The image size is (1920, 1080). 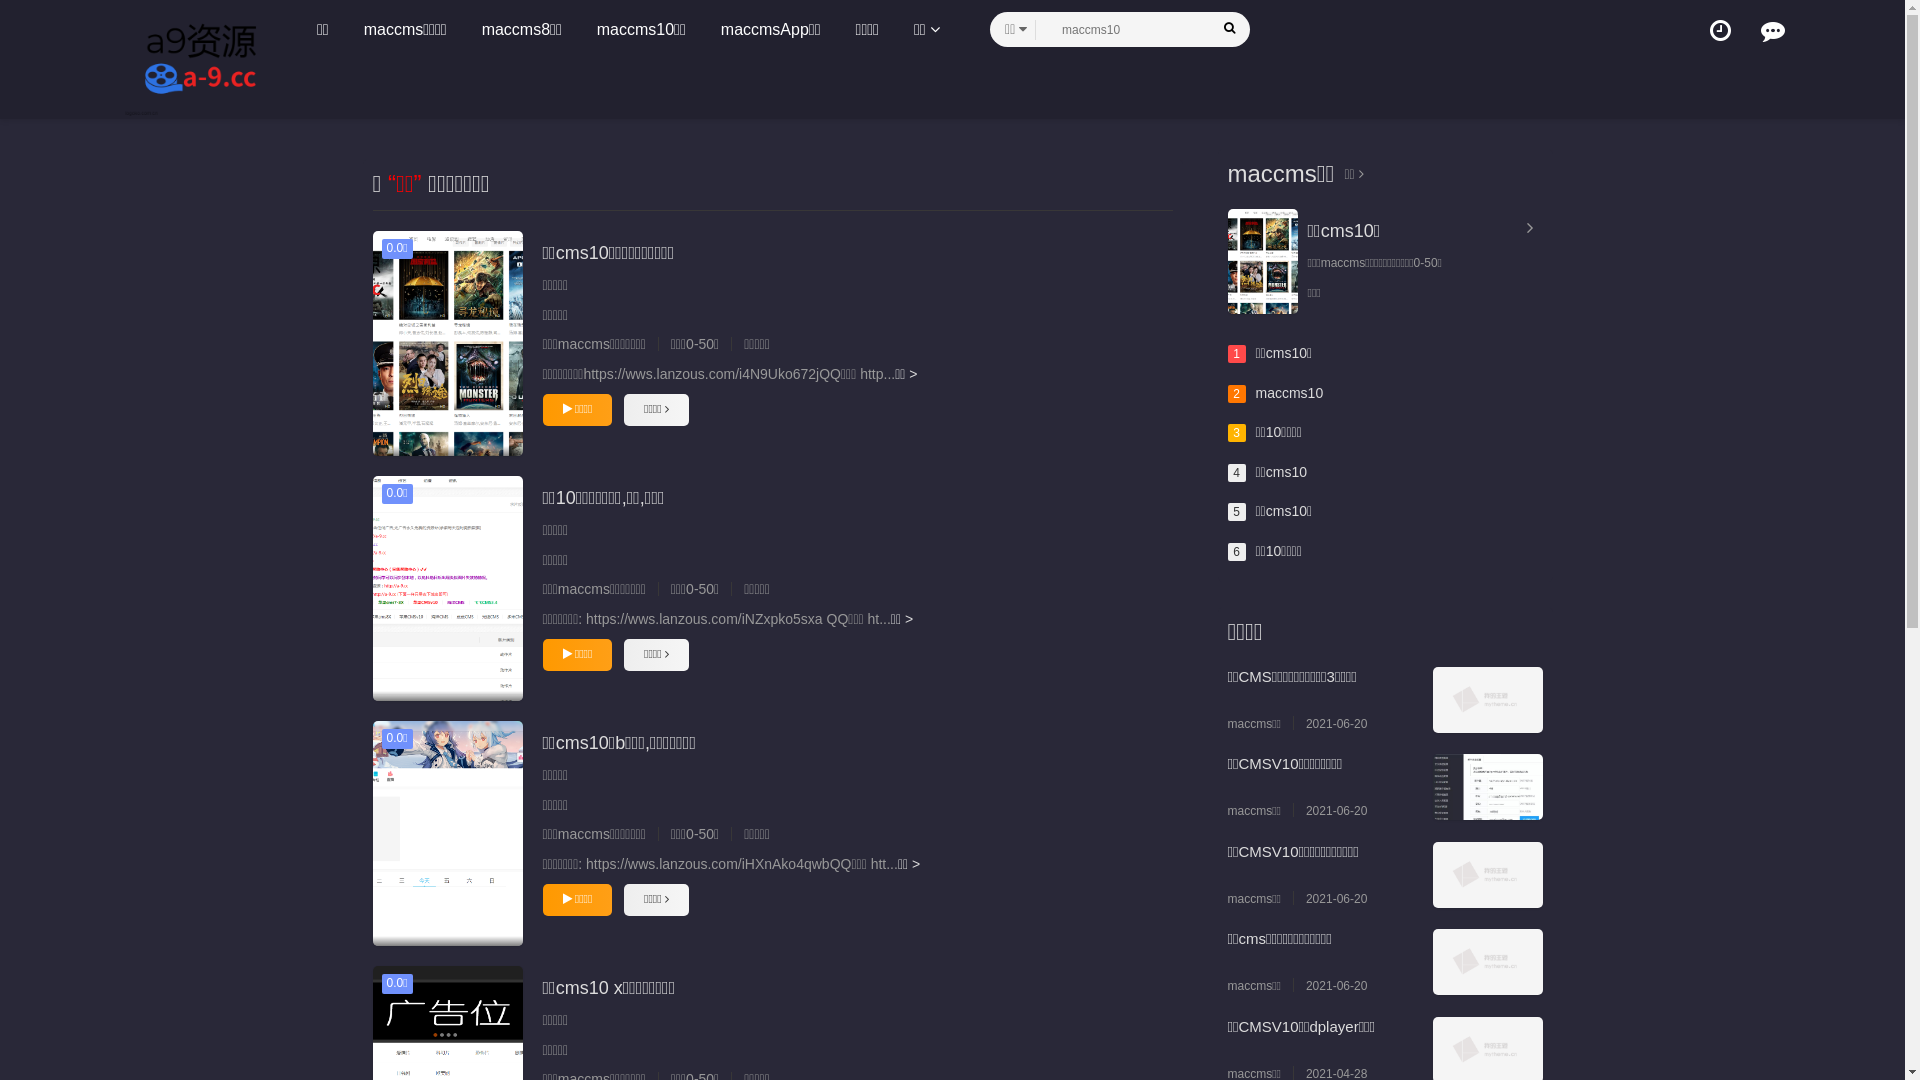 What do you see at coordinates (1227, 393) in the screenshot?
I see `'2maccms10'` at bounding box center [1227, 393].